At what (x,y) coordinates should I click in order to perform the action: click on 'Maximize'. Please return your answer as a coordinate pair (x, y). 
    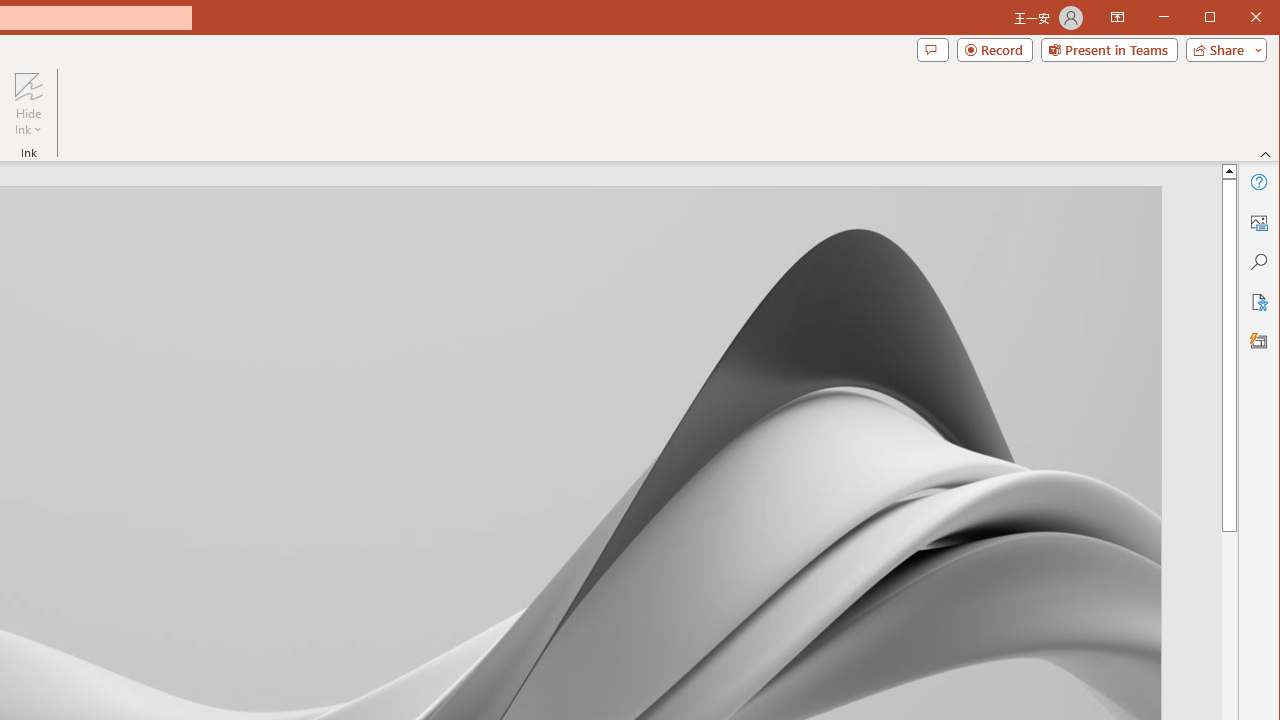
    Looking at the image, I should click on (1238, 19).